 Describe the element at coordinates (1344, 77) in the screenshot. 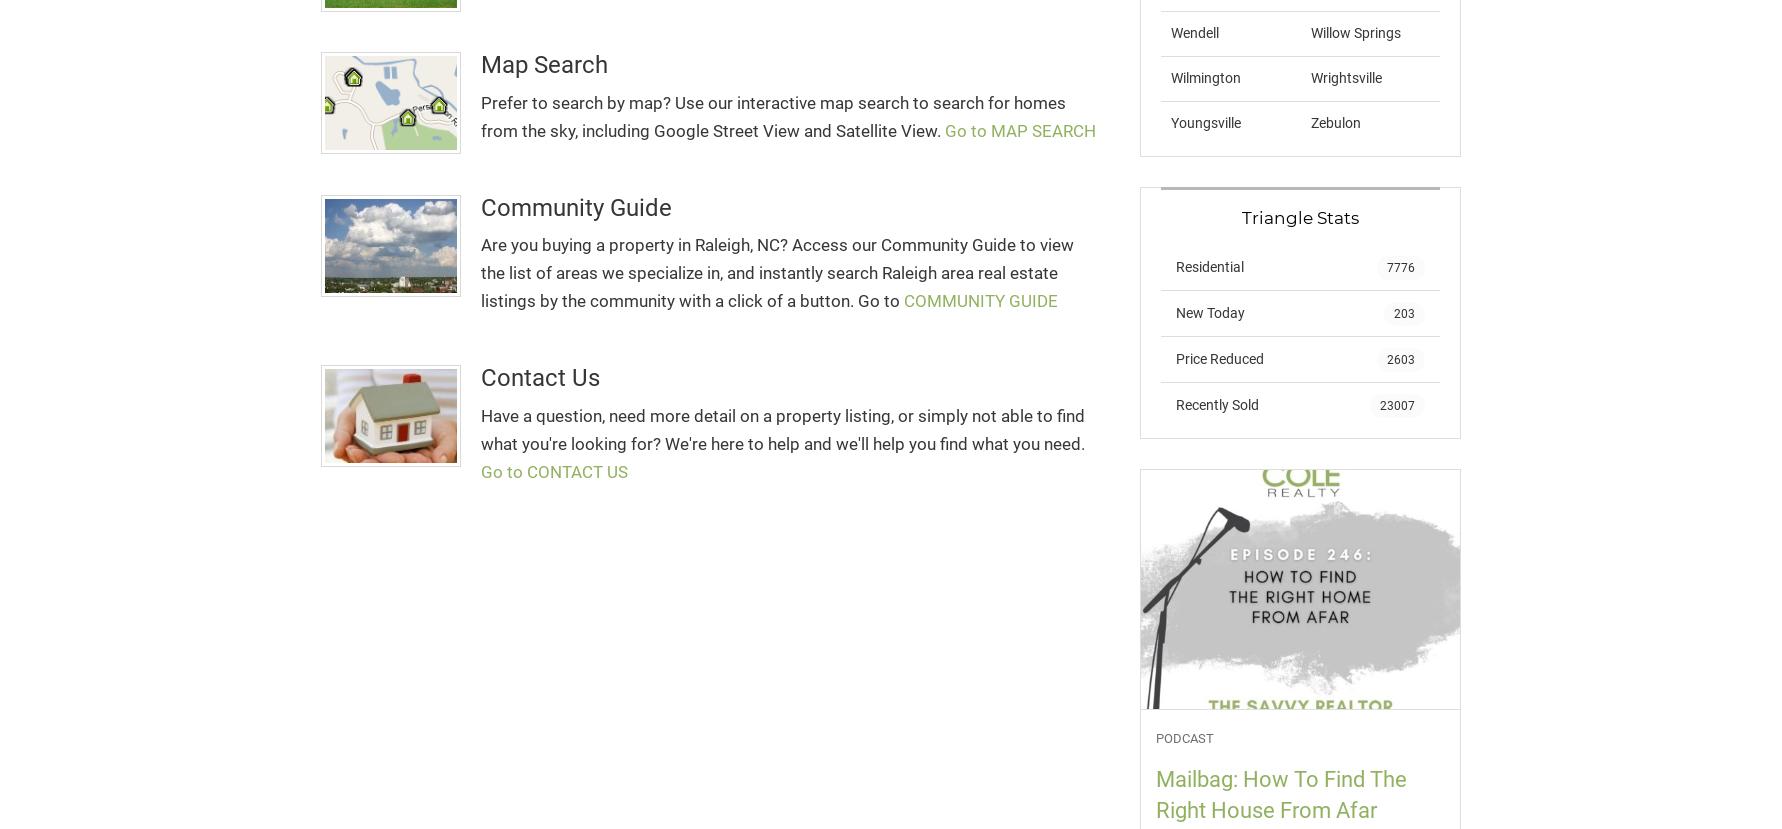

I see `'Wrightsville'` at that location.